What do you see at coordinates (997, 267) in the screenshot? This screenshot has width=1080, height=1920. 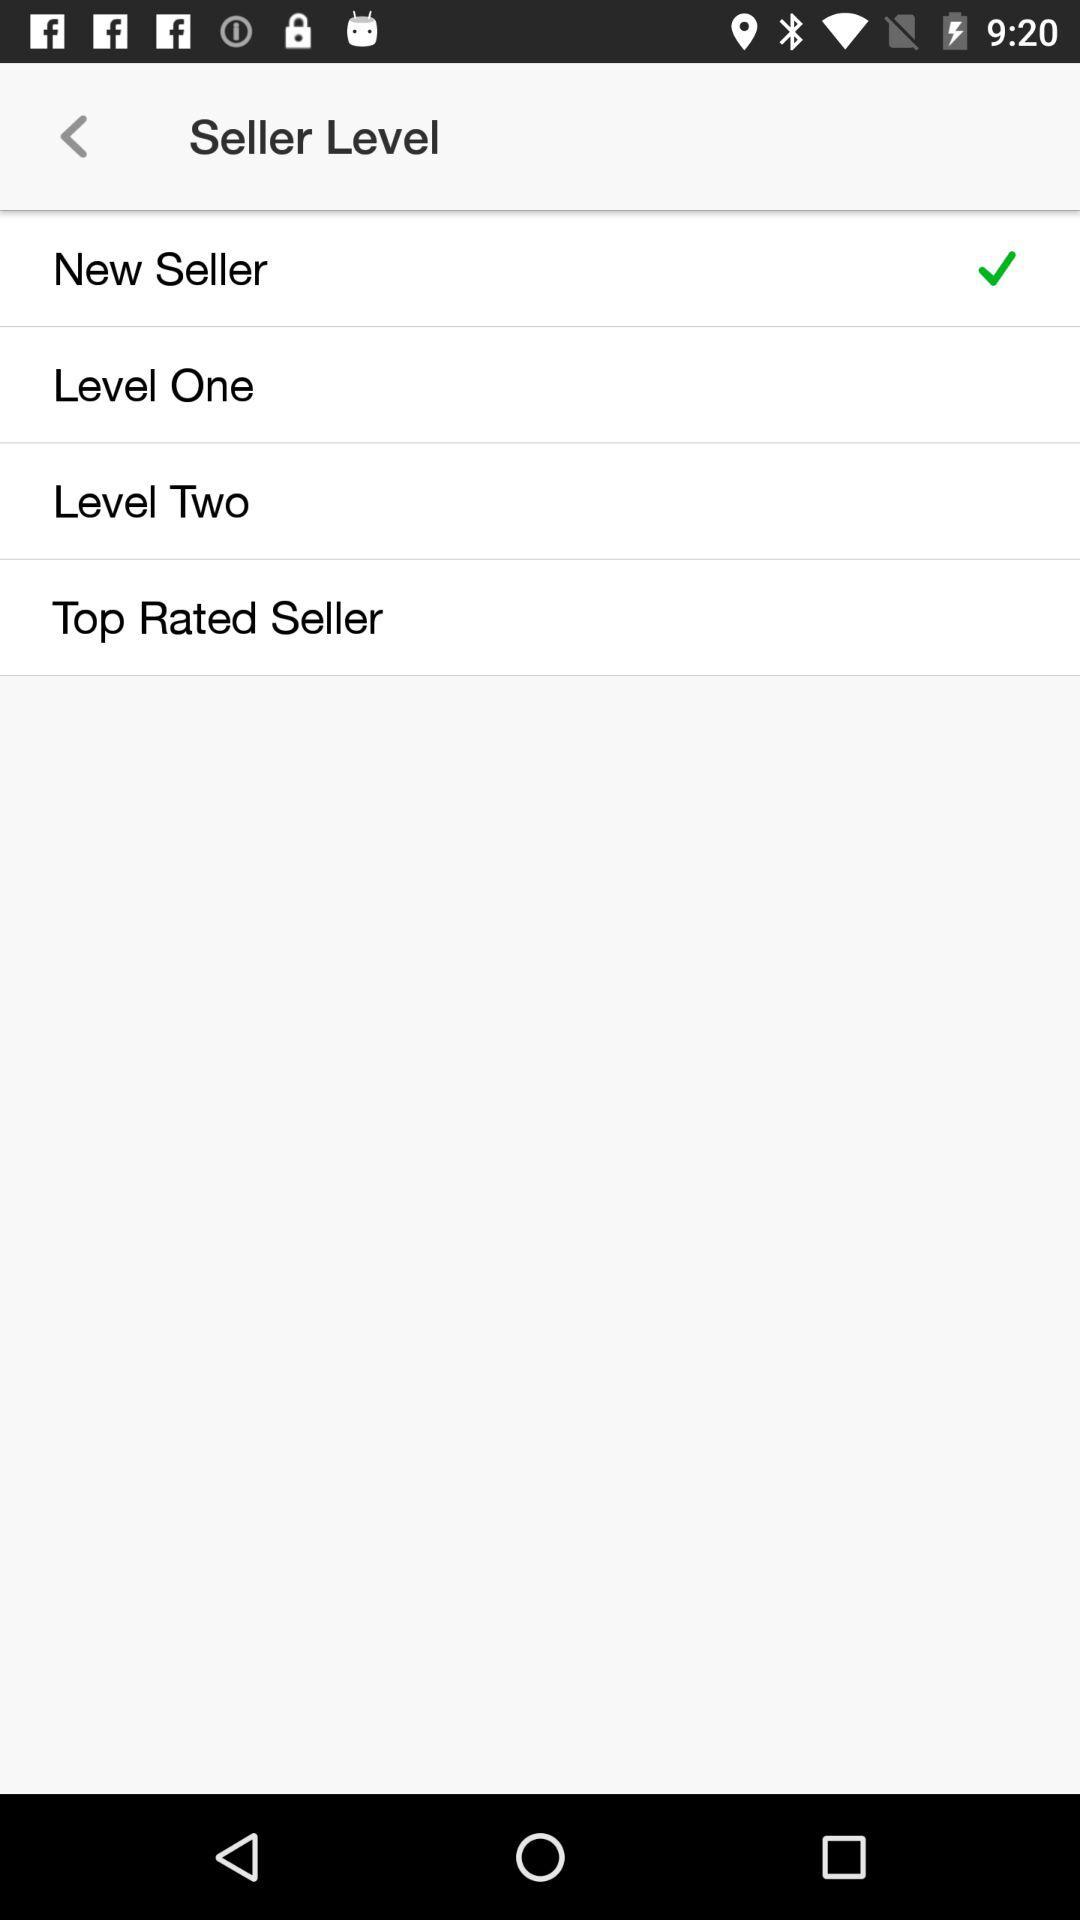 I see `item at the top right corner` at bounding box center [997, 267].